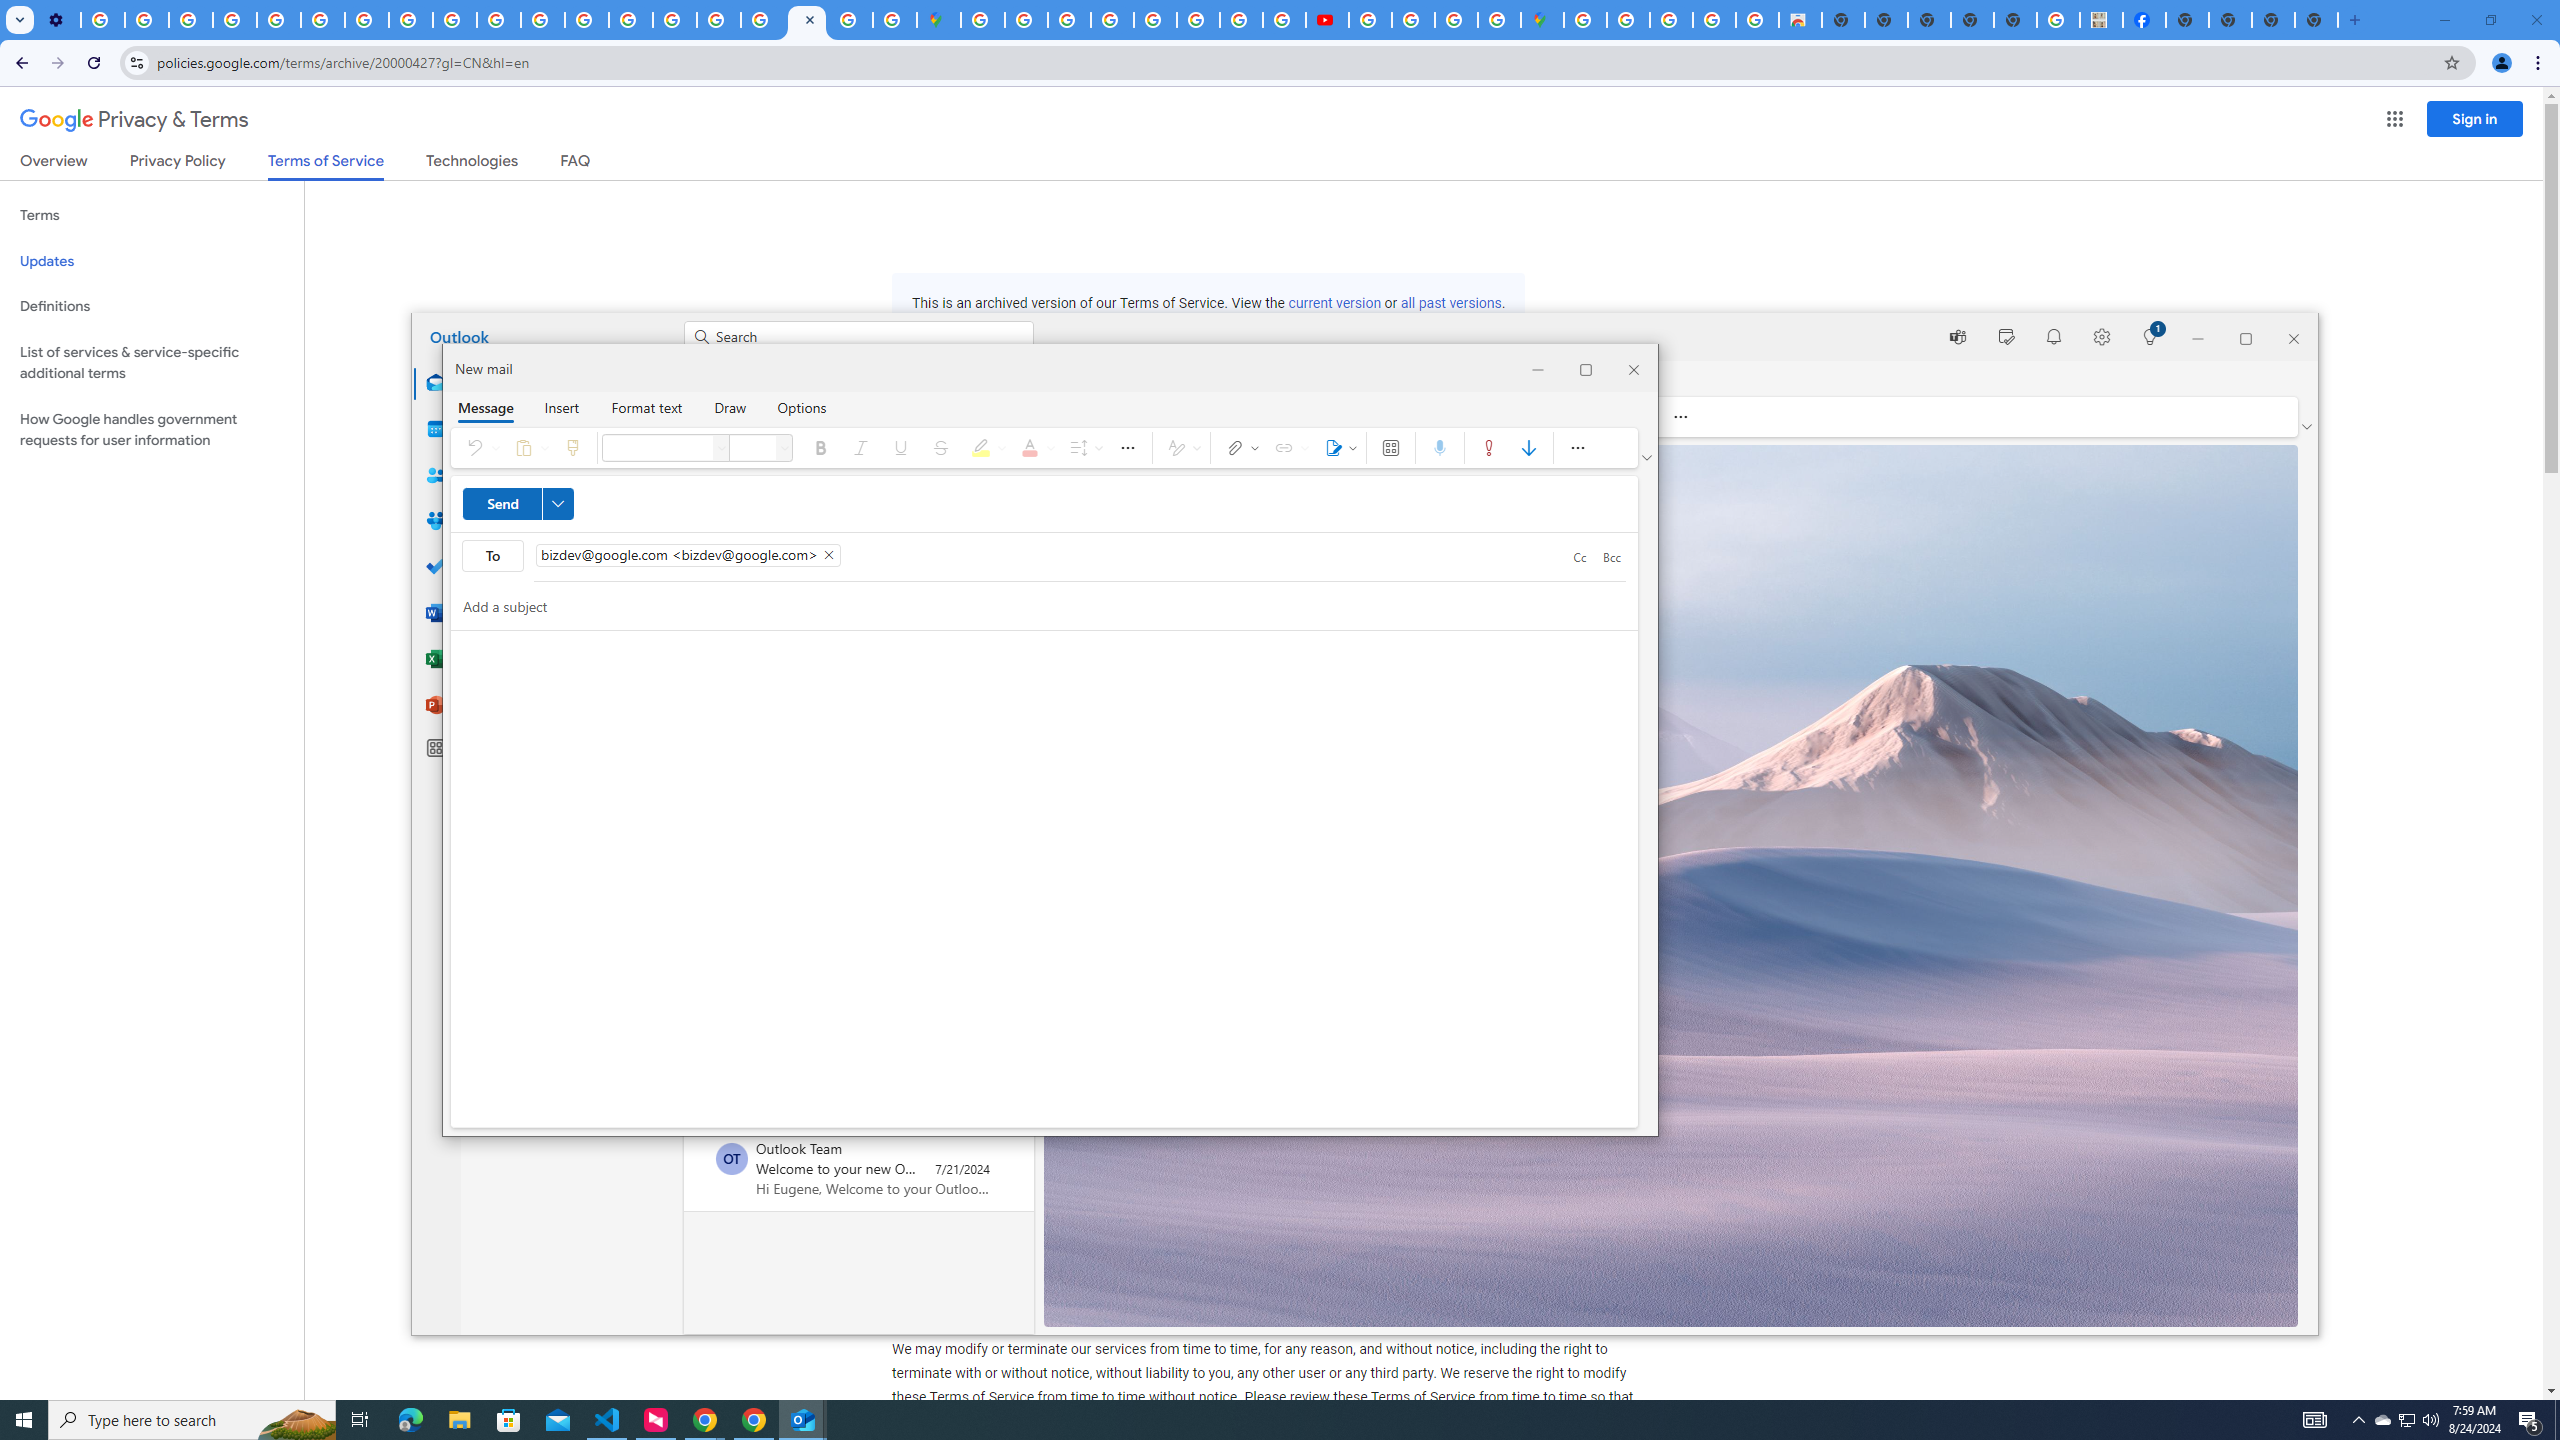 The height and width of the screenshot is (1440, 2560). Describe the element at coordinates (1084, 447) in the screenshot. I see `'Spacing'` at that location.